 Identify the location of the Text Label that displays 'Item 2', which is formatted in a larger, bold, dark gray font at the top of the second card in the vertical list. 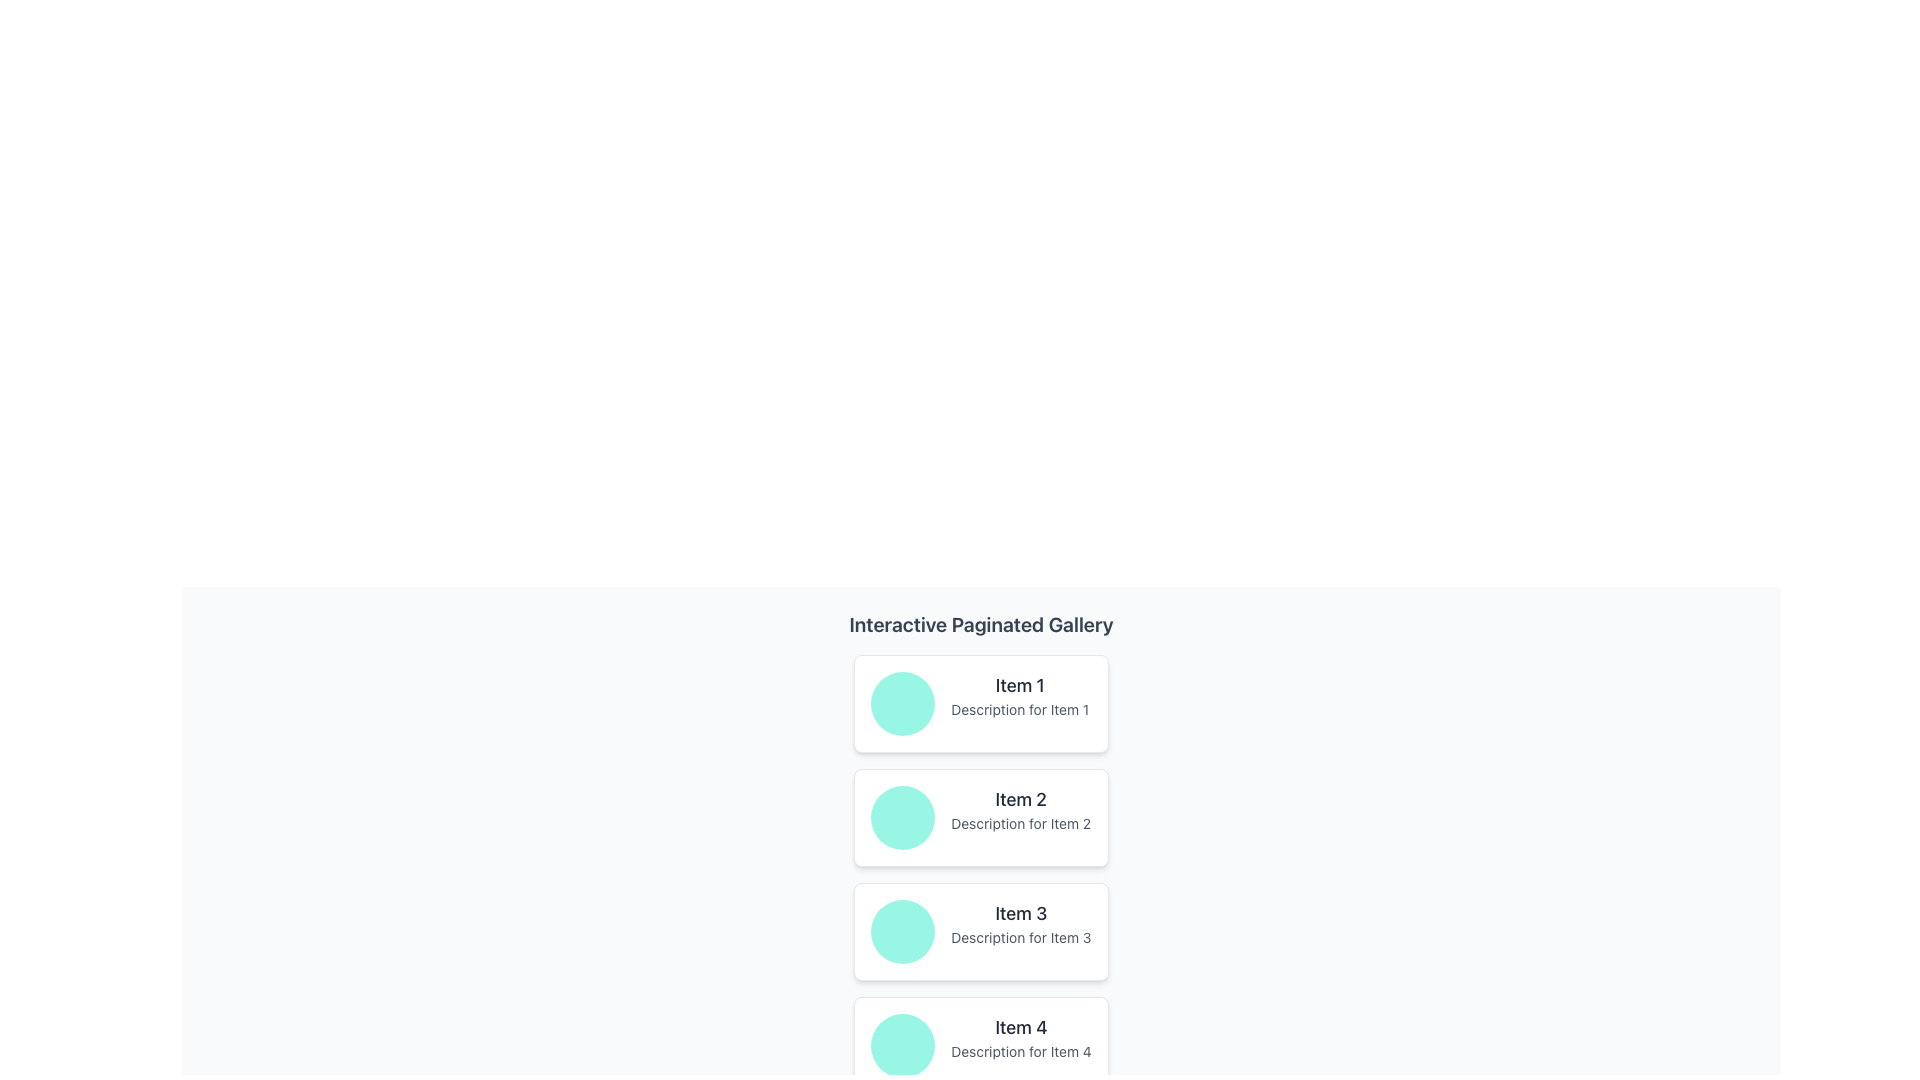
(1021, 798).